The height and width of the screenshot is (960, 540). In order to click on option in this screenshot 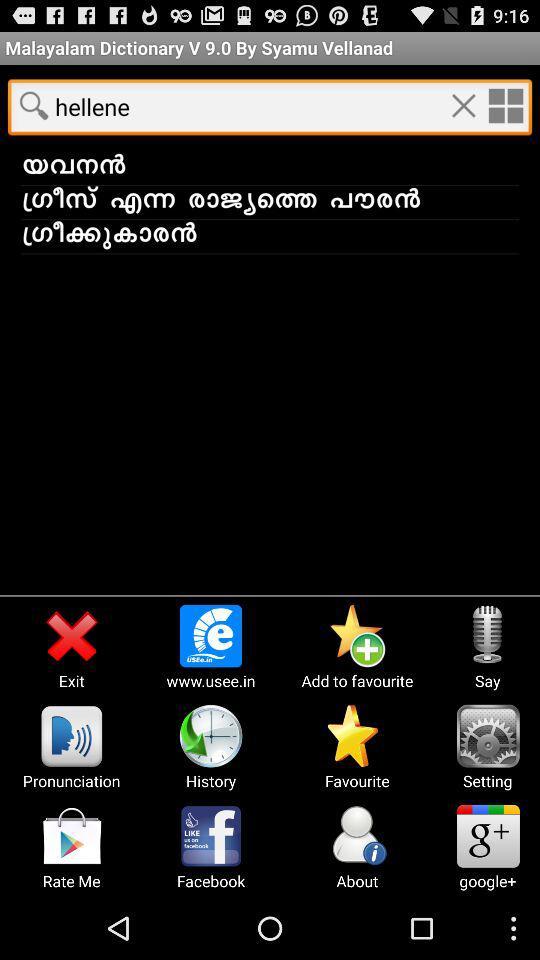, I will do `click(504, 105)`.